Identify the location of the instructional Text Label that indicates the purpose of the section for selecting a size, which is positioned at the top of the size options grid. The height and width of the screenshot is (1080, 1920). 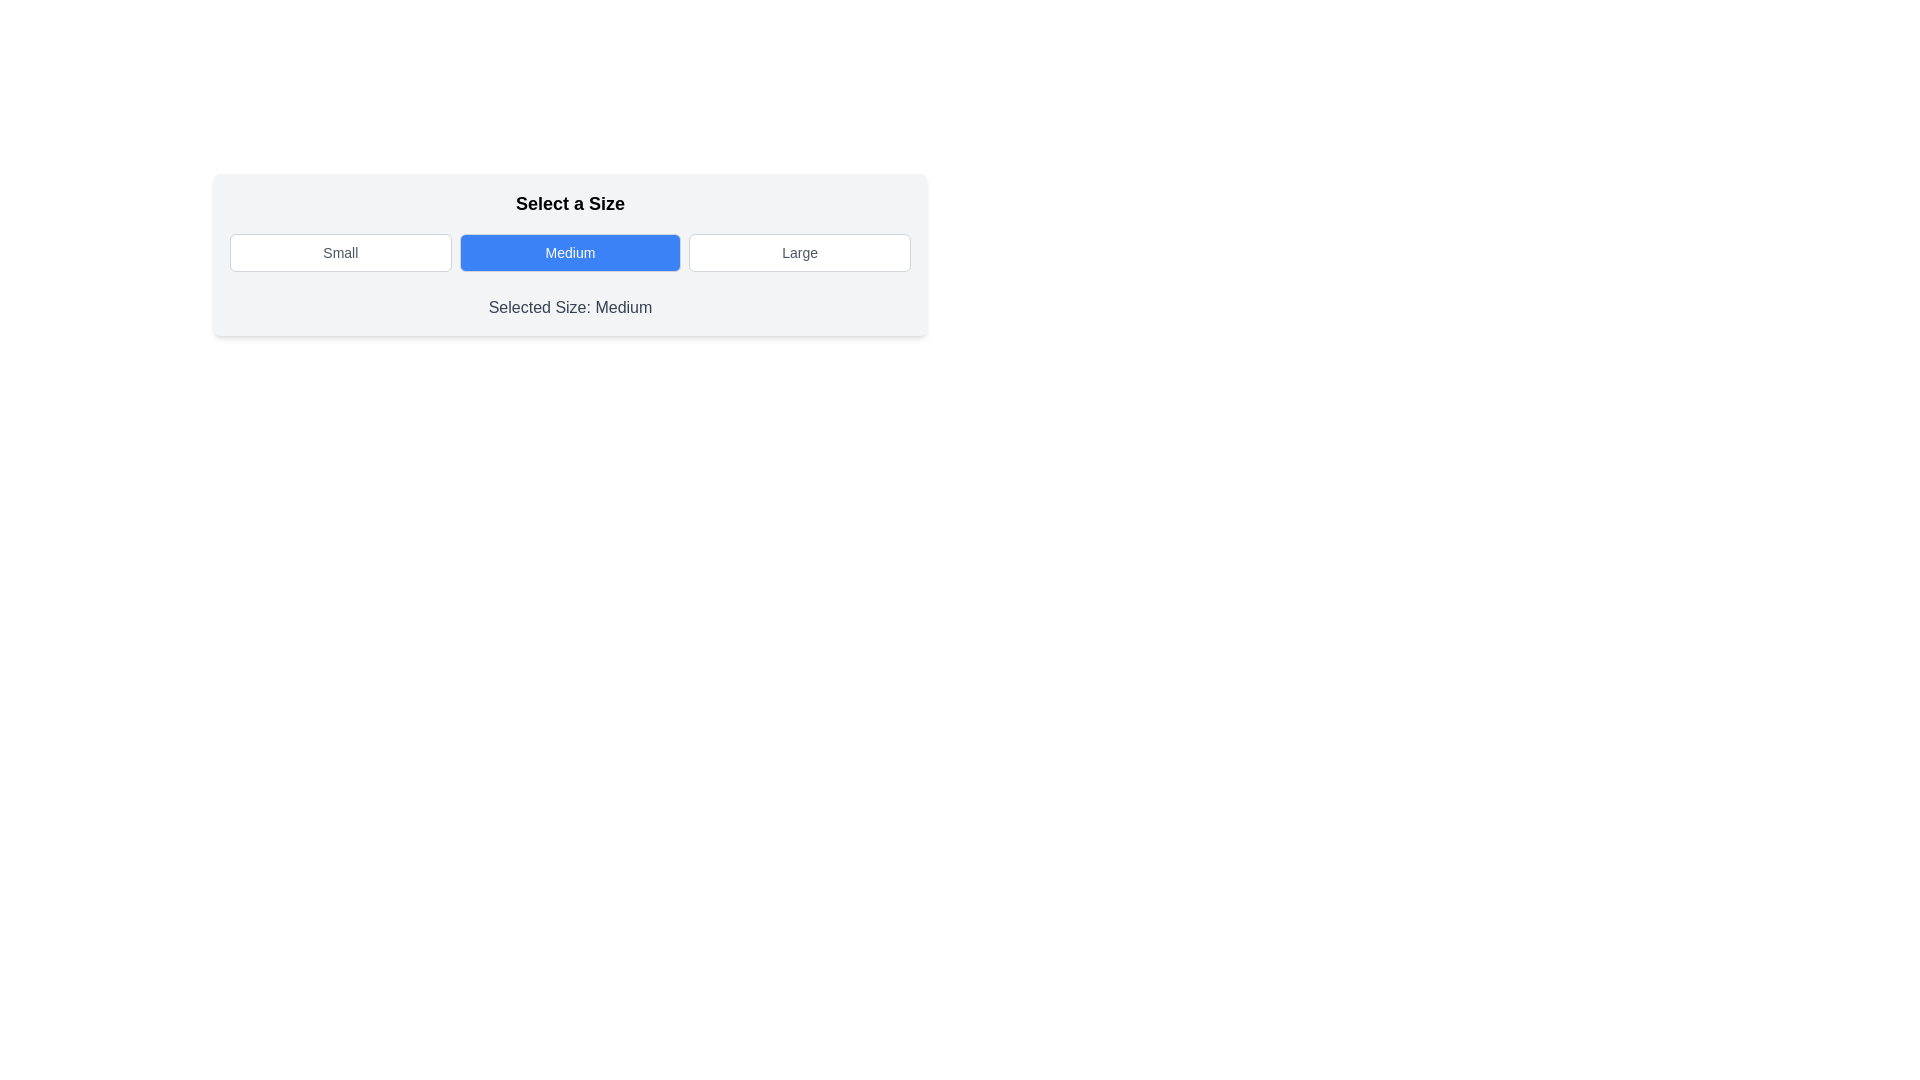
(569, 204).